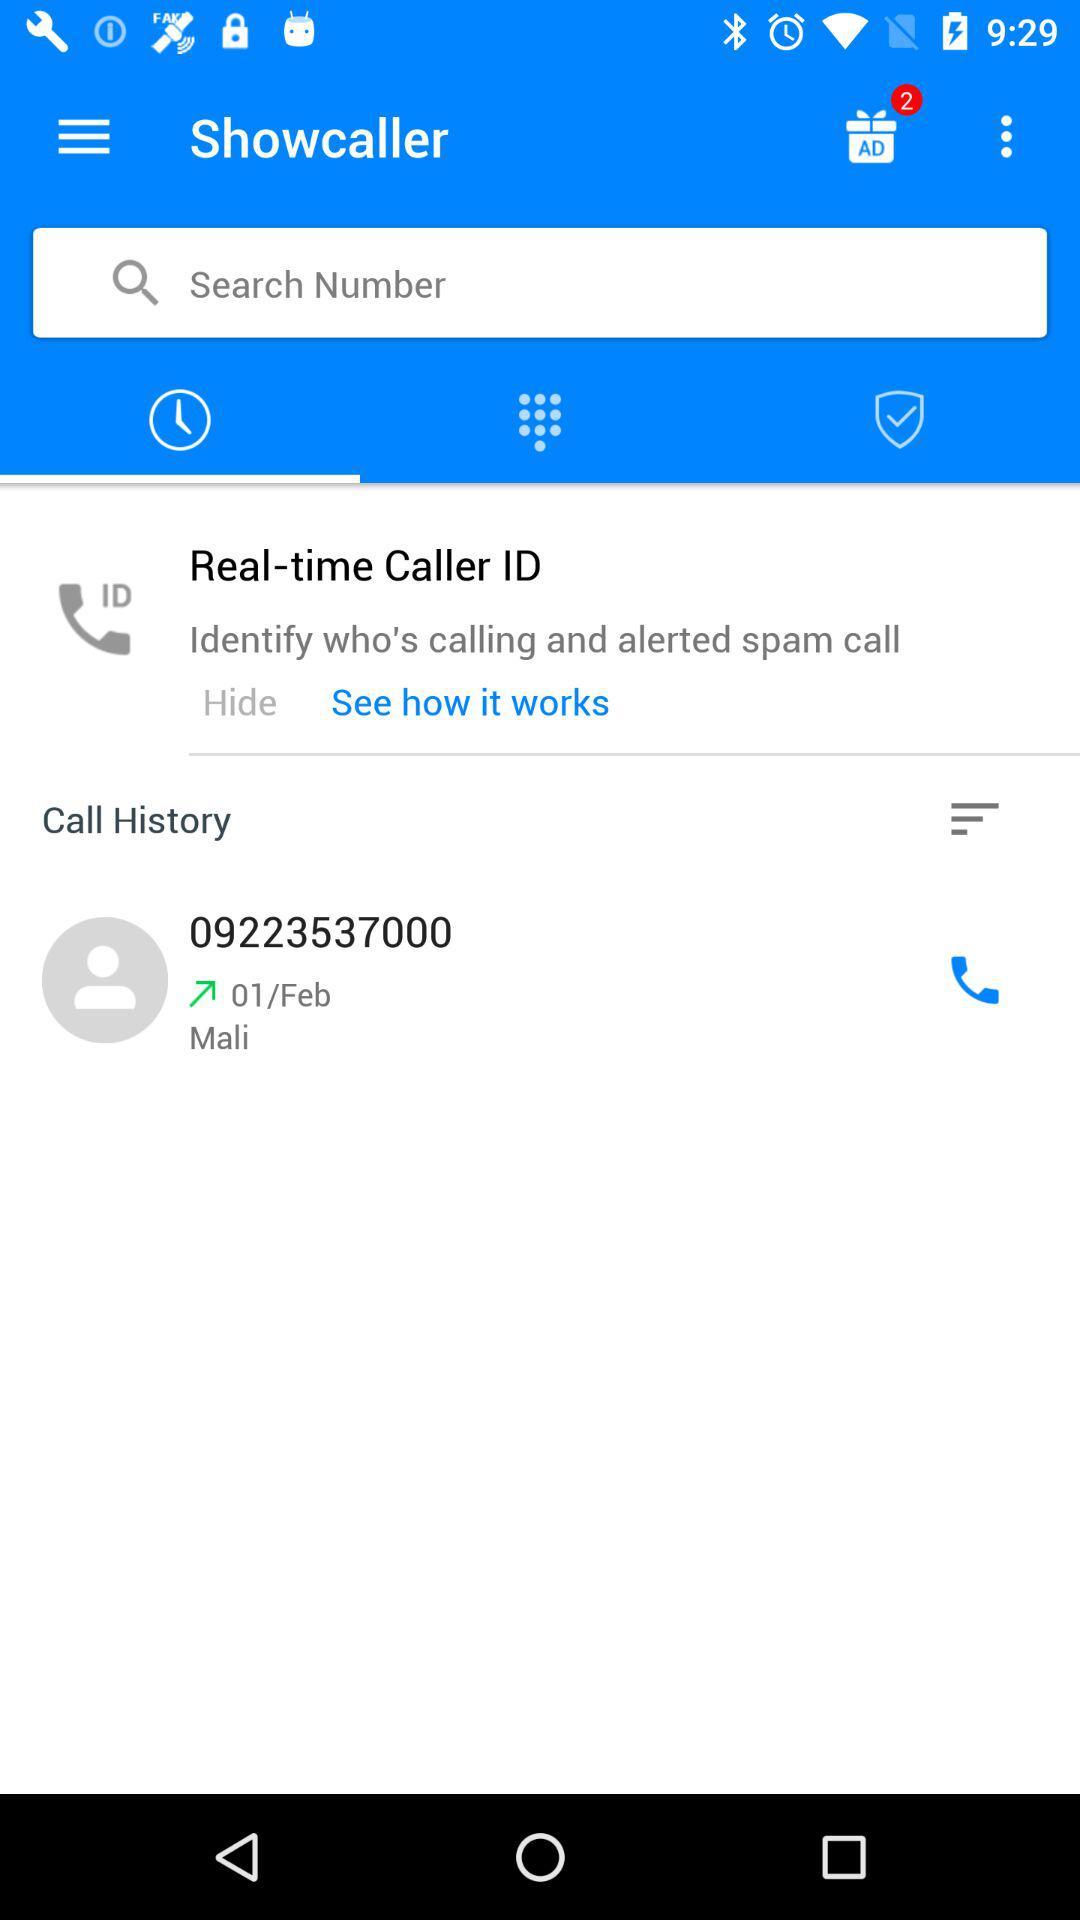 Image resolution: width=1080 pixels, height=1920 pixels. I want to click on options menu, so click(83, 135).